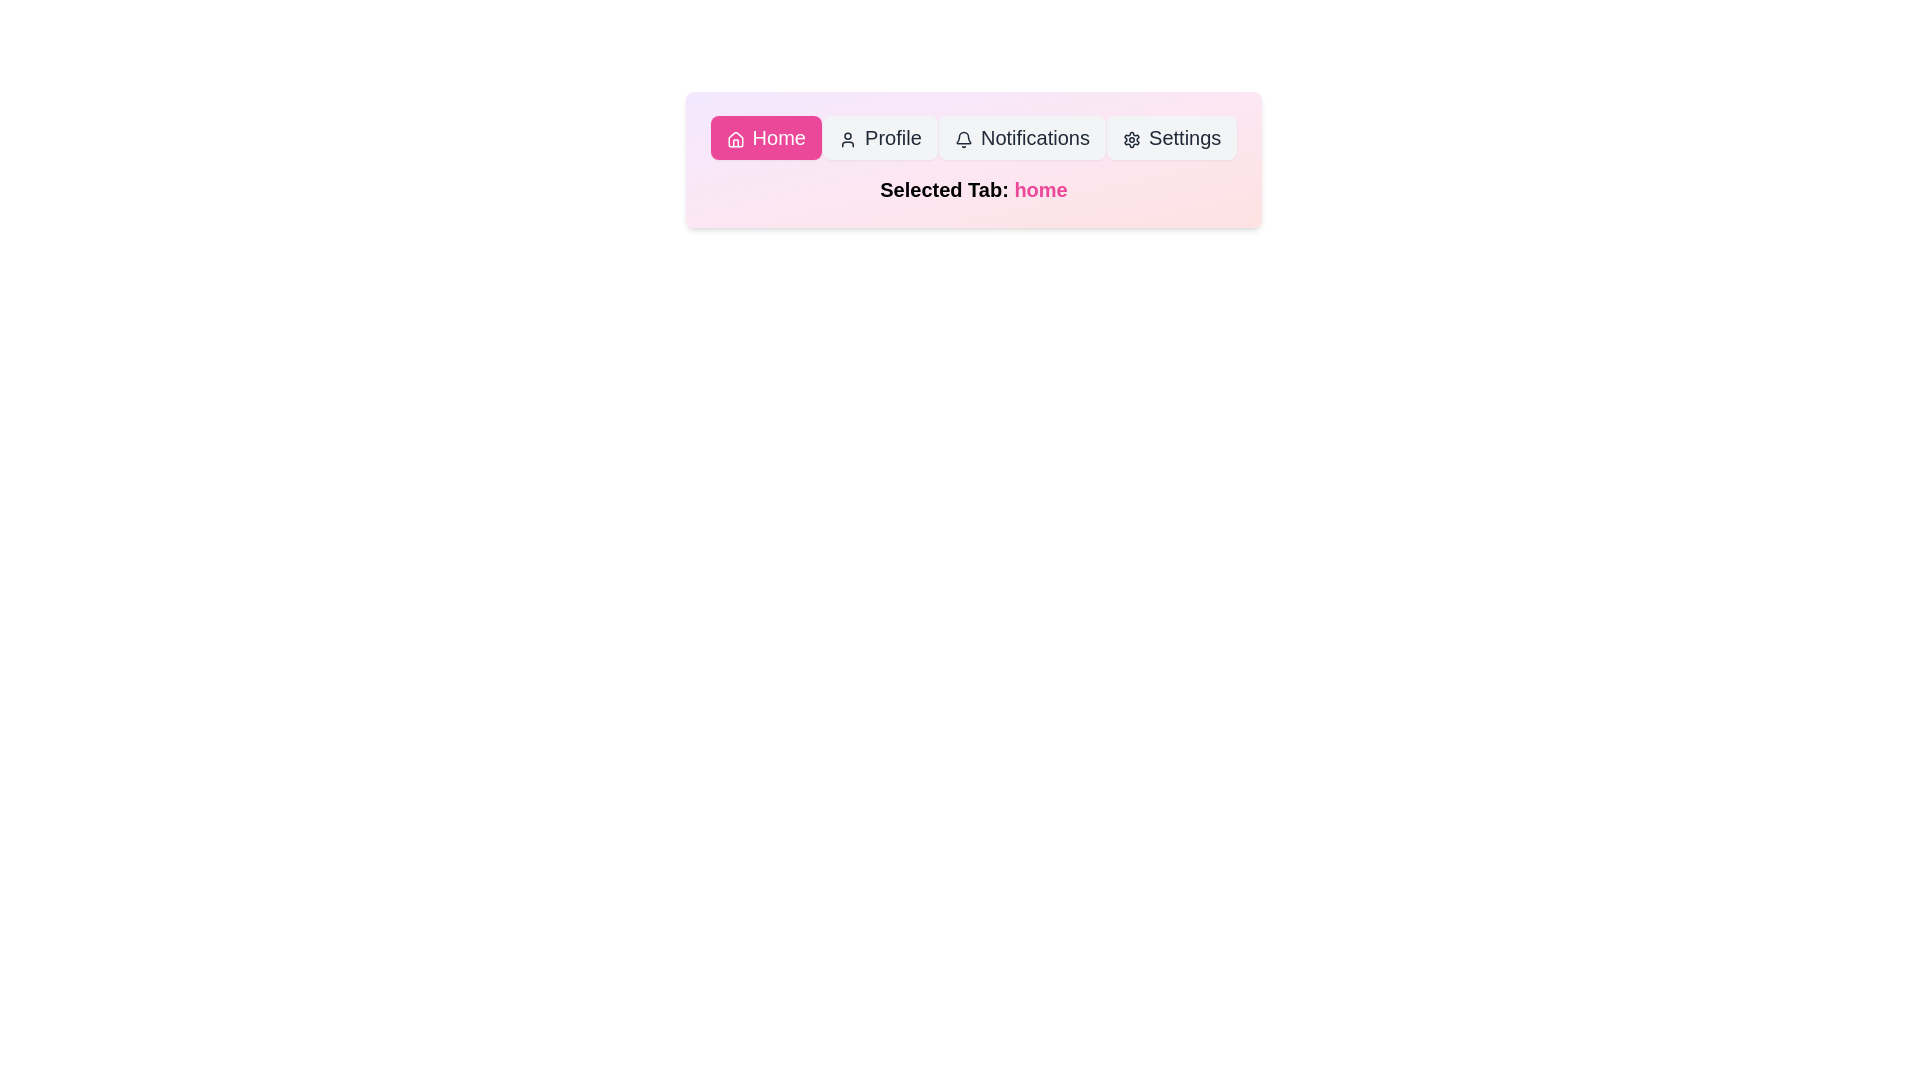 The image size is (1920, 1080). What do you see at coordinates (880, 137) in the screenshot?
I see `the Profile button located in the navigation bar` at bounding box center [880, 137].